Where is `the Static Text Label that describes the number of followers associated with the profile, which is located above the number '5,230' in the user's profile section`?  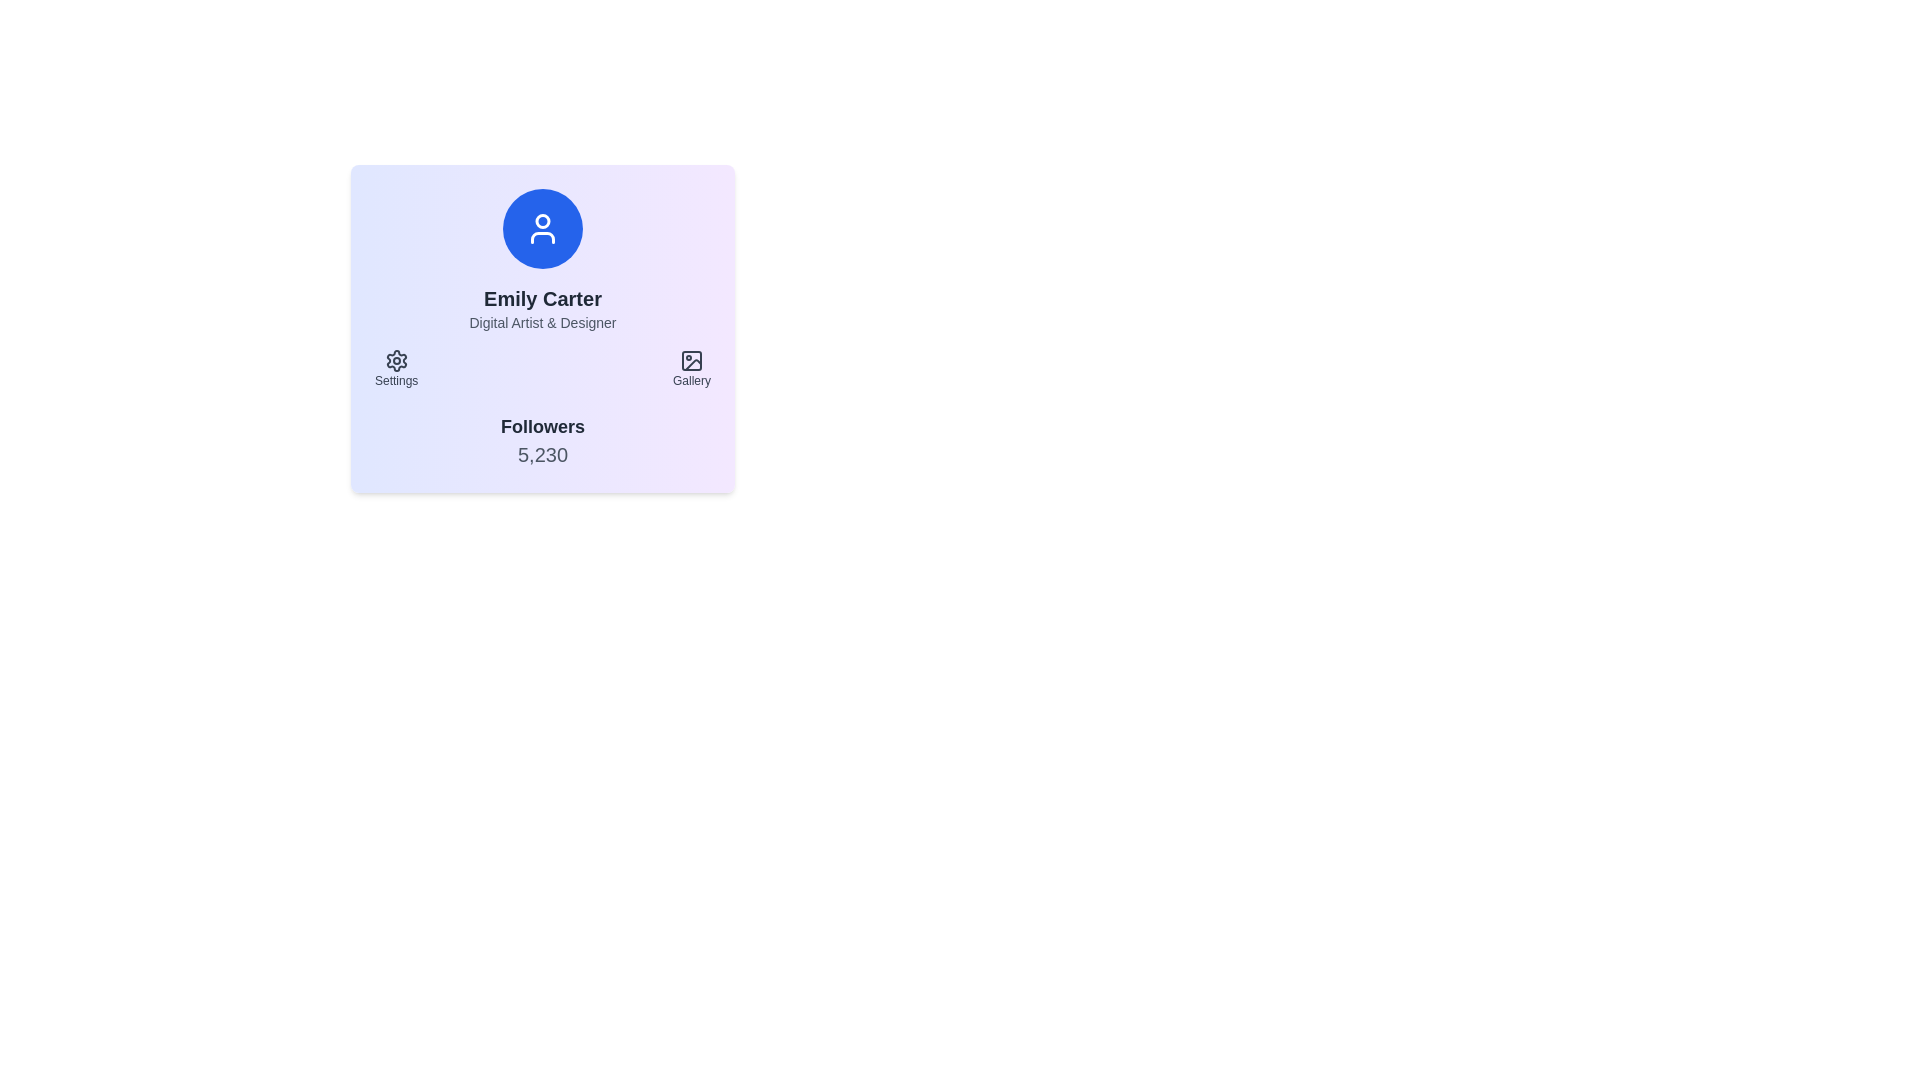
the Static Text Label that describes the number of followers associated with the profile, which is located above the number '5,230' in the user's profile section is located at coordinates (542, 426).